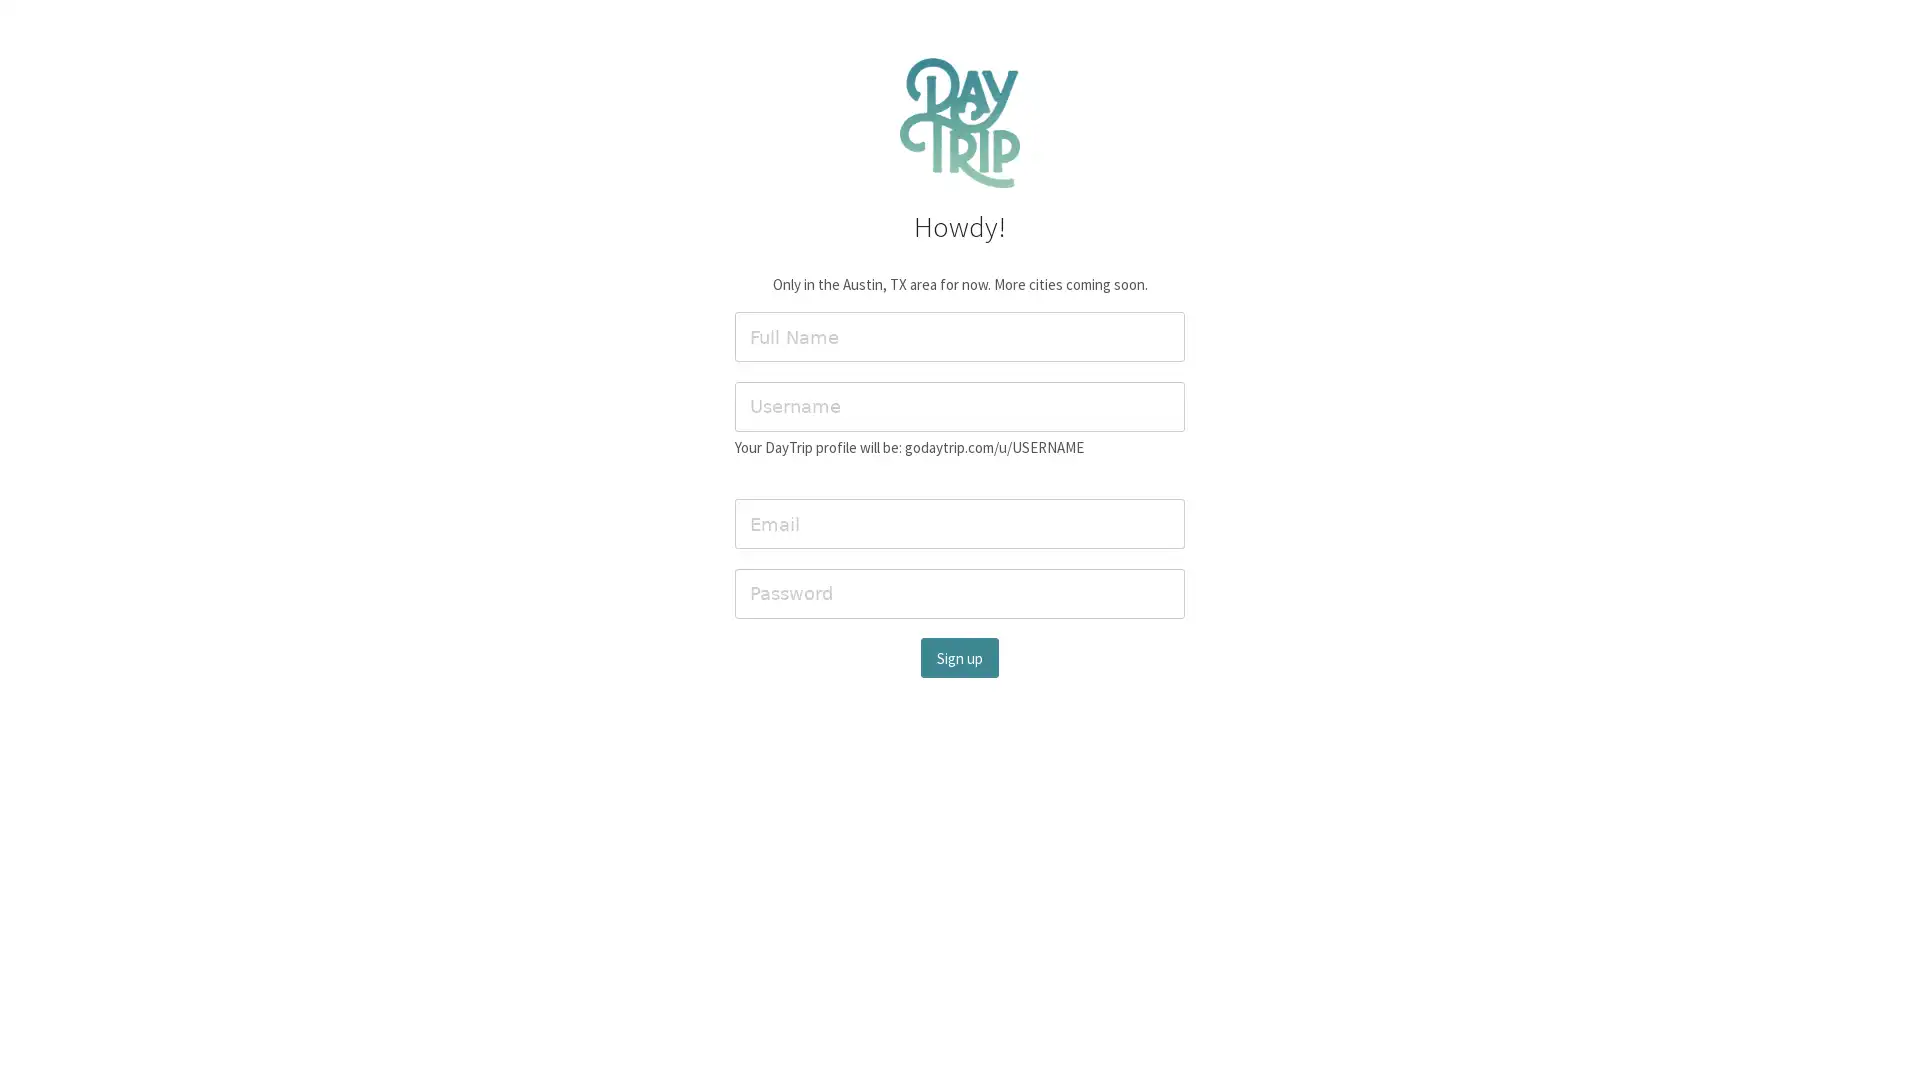  I want to click on Sign up, so click(960, 657).